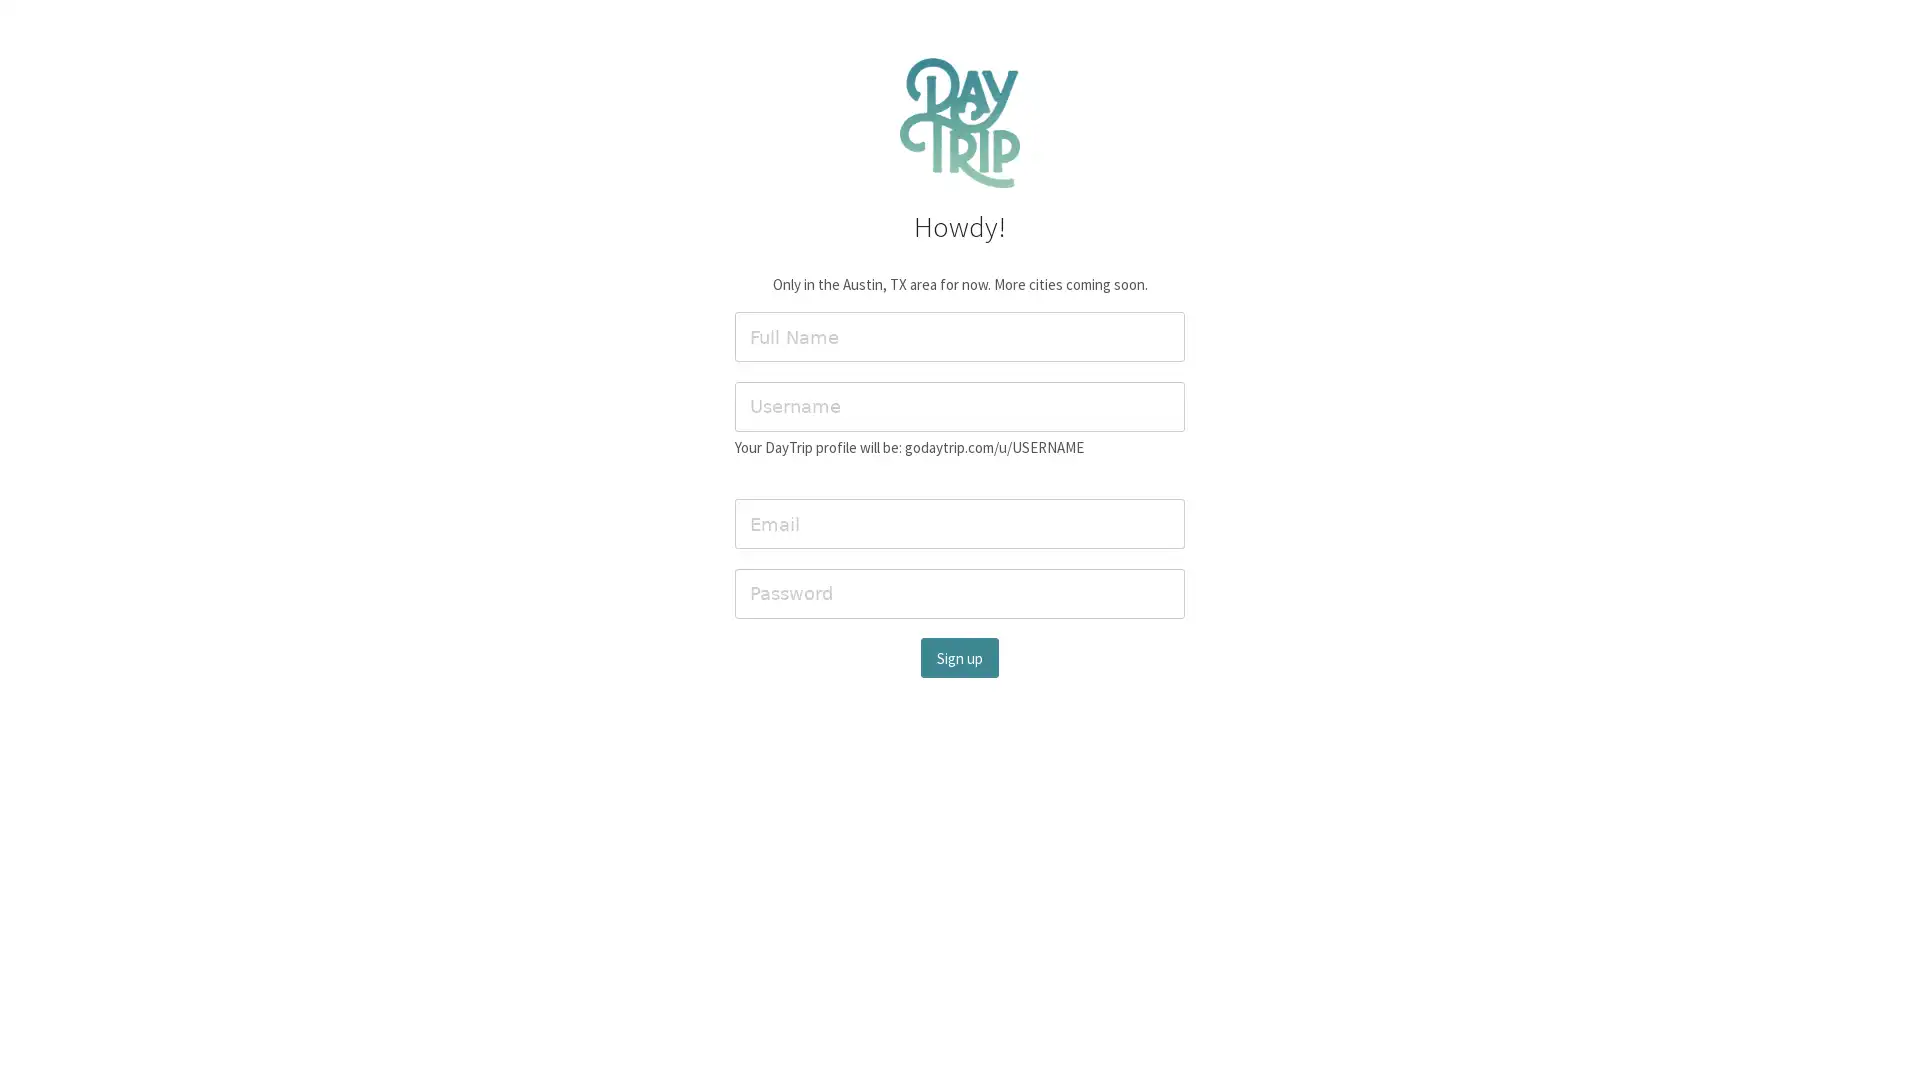  I want to click on Sign up, so click(960, 657).